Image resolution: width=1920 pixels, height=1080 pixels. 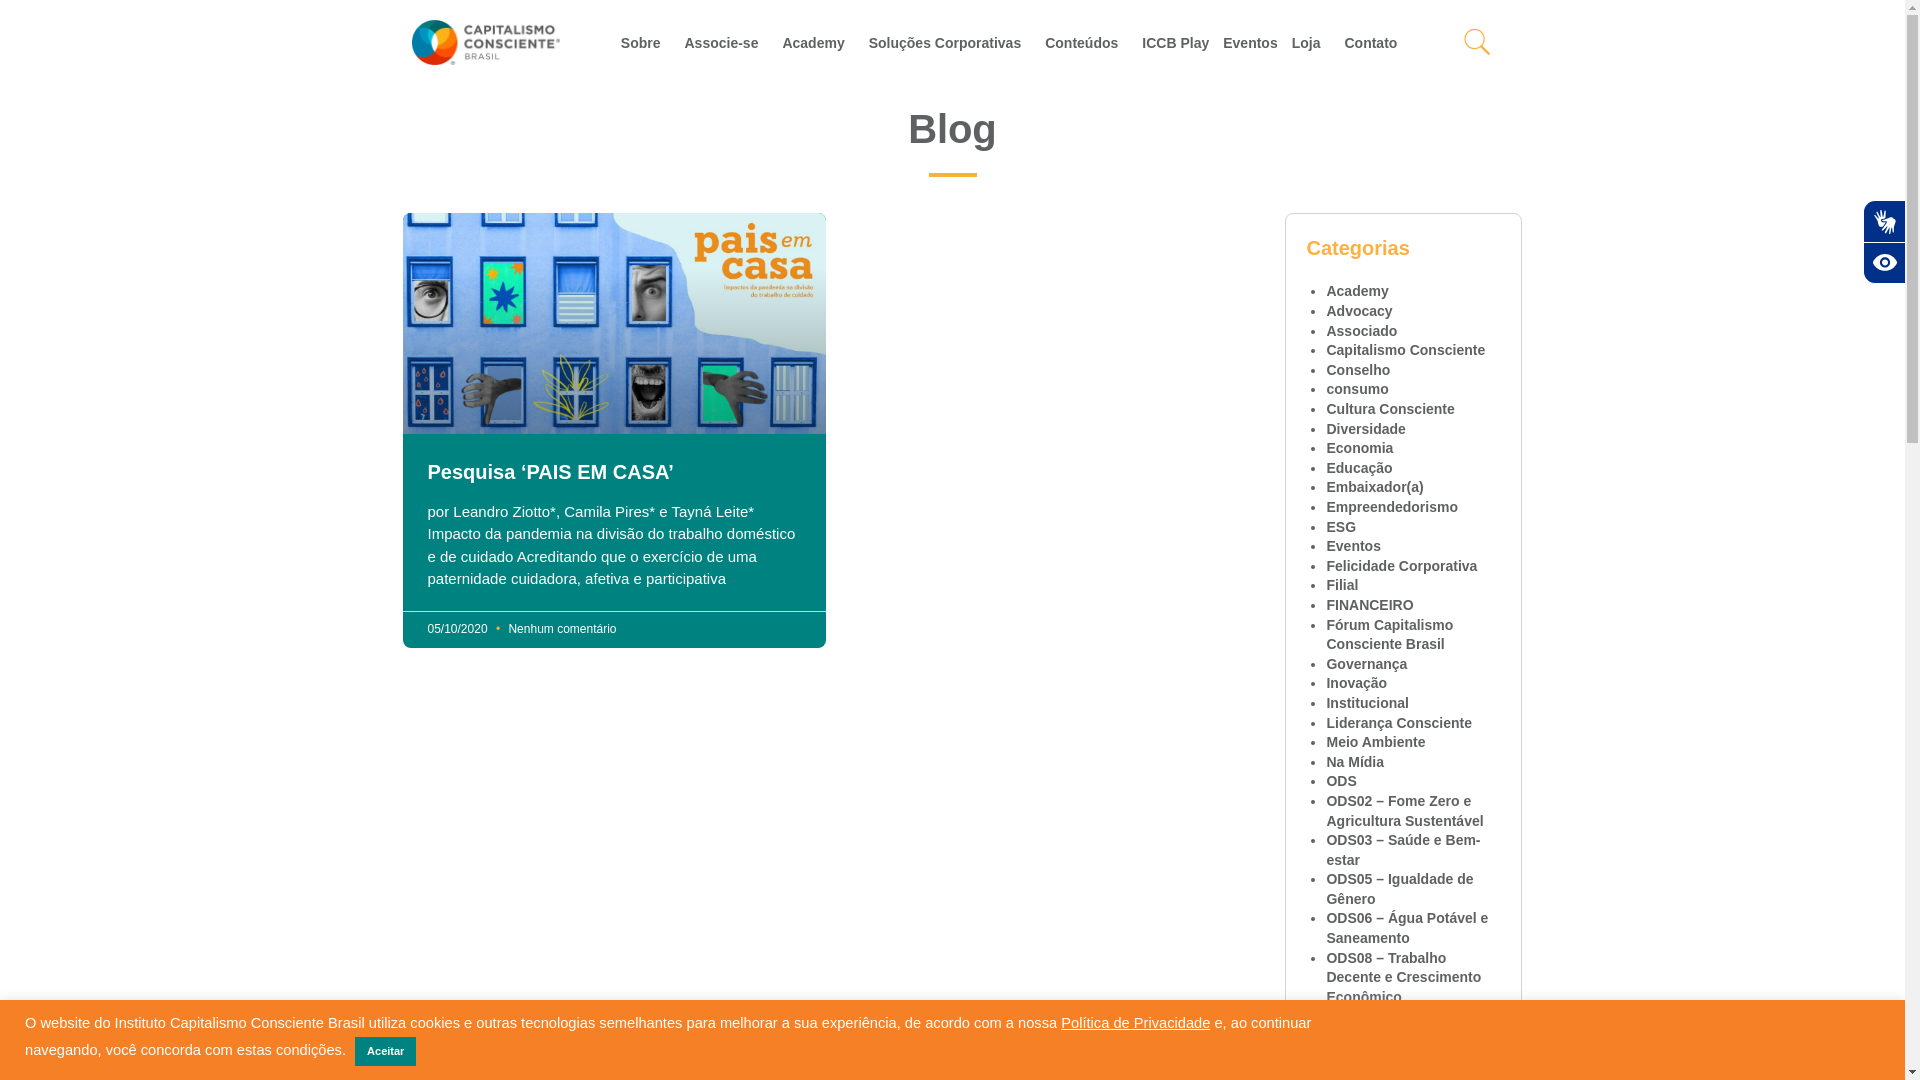 What do you see at coordinates (1175, 42) in the screenshot?
I see `'ICCB Play'` at bounding box center [1175, 42].